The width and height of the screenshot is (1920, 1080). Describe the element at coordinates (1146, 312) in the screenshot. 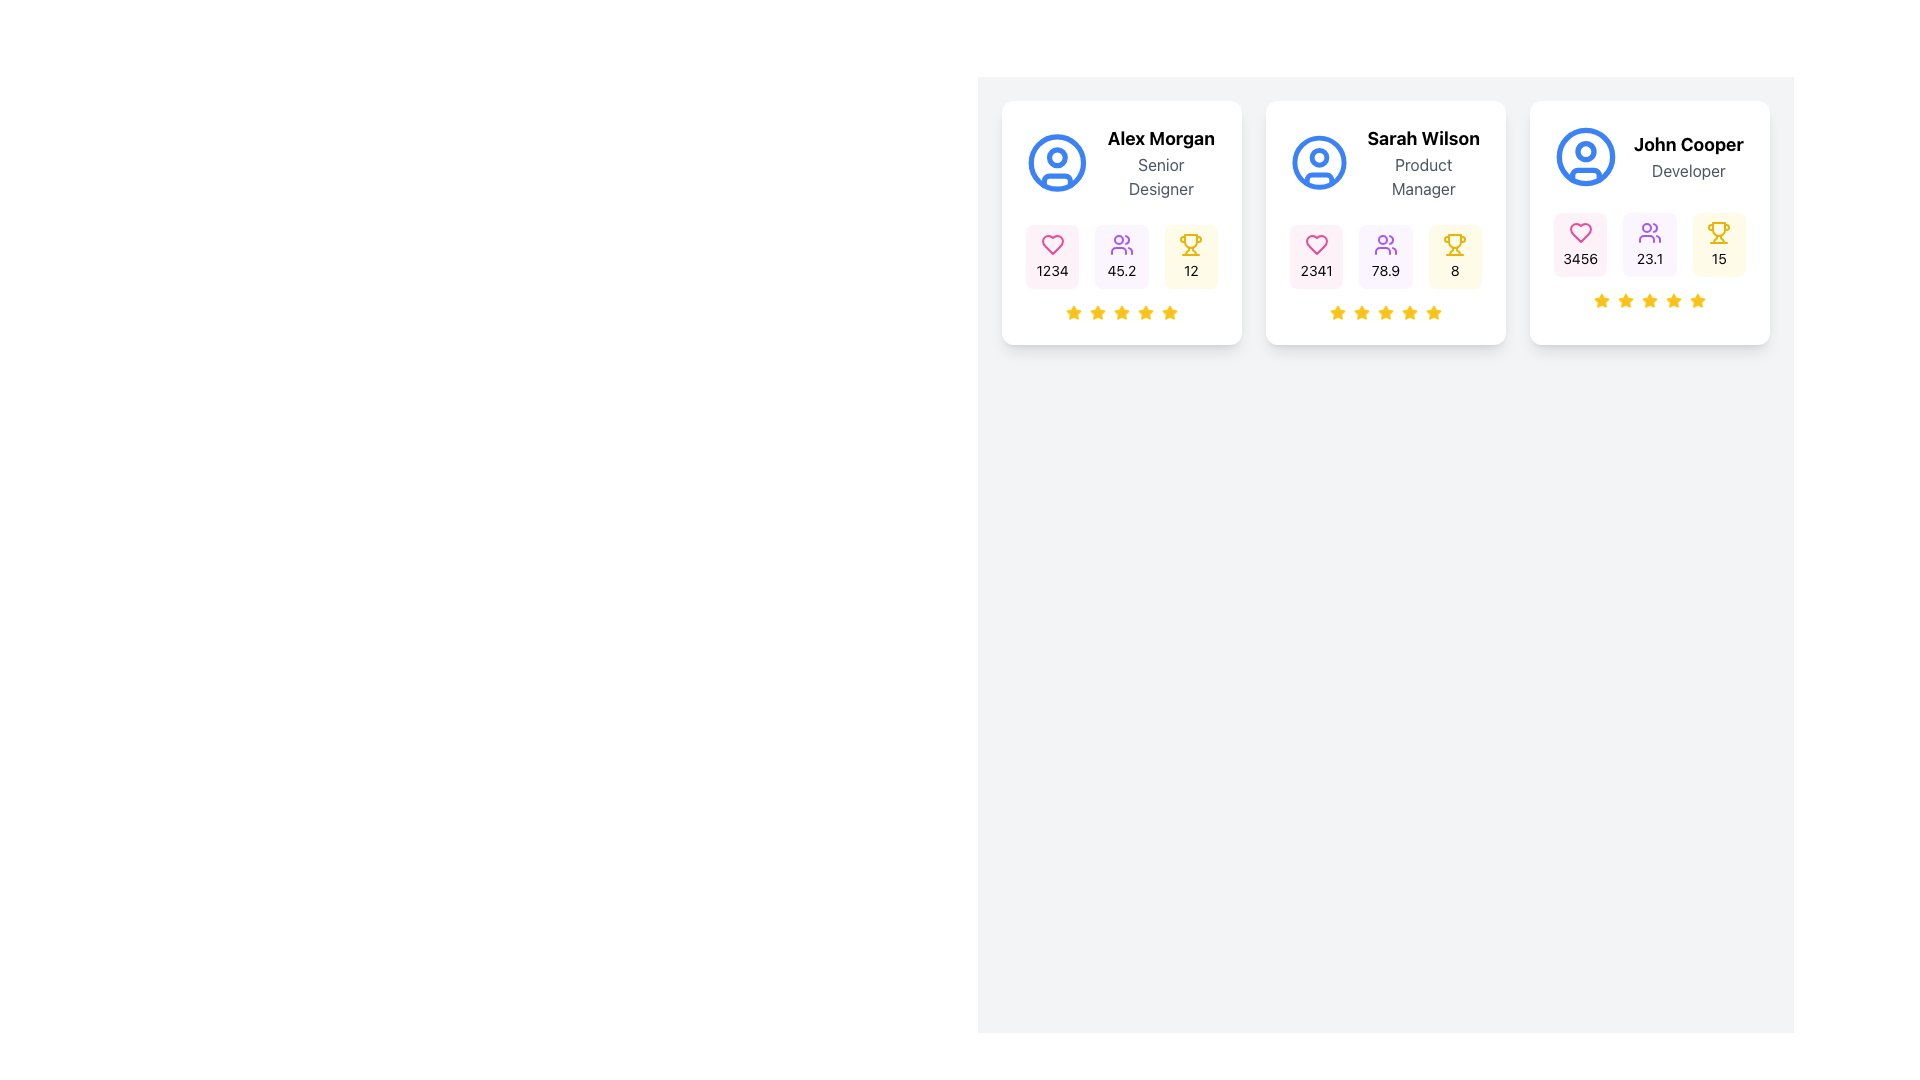

I see `the fifth yellow star icon in the rating system located below the card for 'Alex Morgan'` at that location.